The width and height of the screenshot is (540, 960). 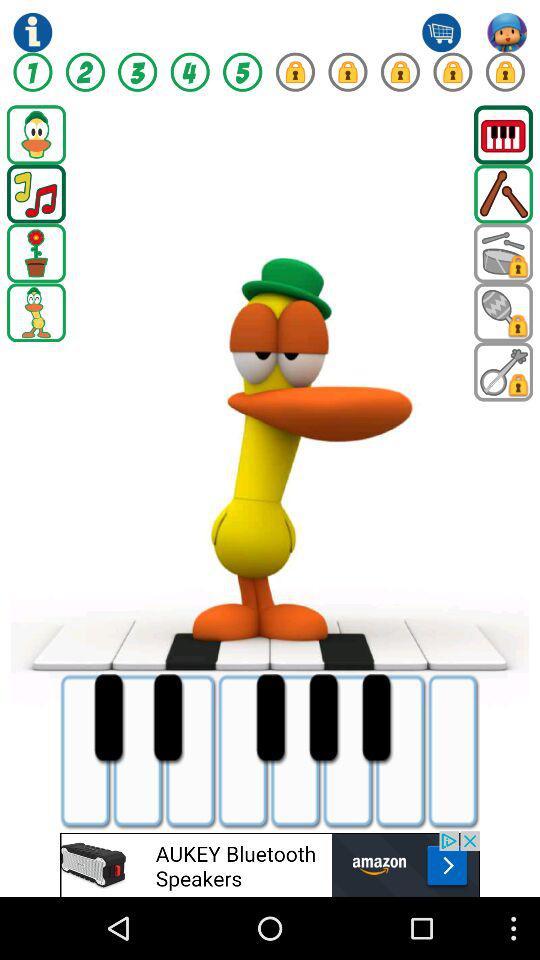 What do you see at coordinates (502, 194) in the screenshot?
I see `drum sticks` at bounding box center [502, 194].